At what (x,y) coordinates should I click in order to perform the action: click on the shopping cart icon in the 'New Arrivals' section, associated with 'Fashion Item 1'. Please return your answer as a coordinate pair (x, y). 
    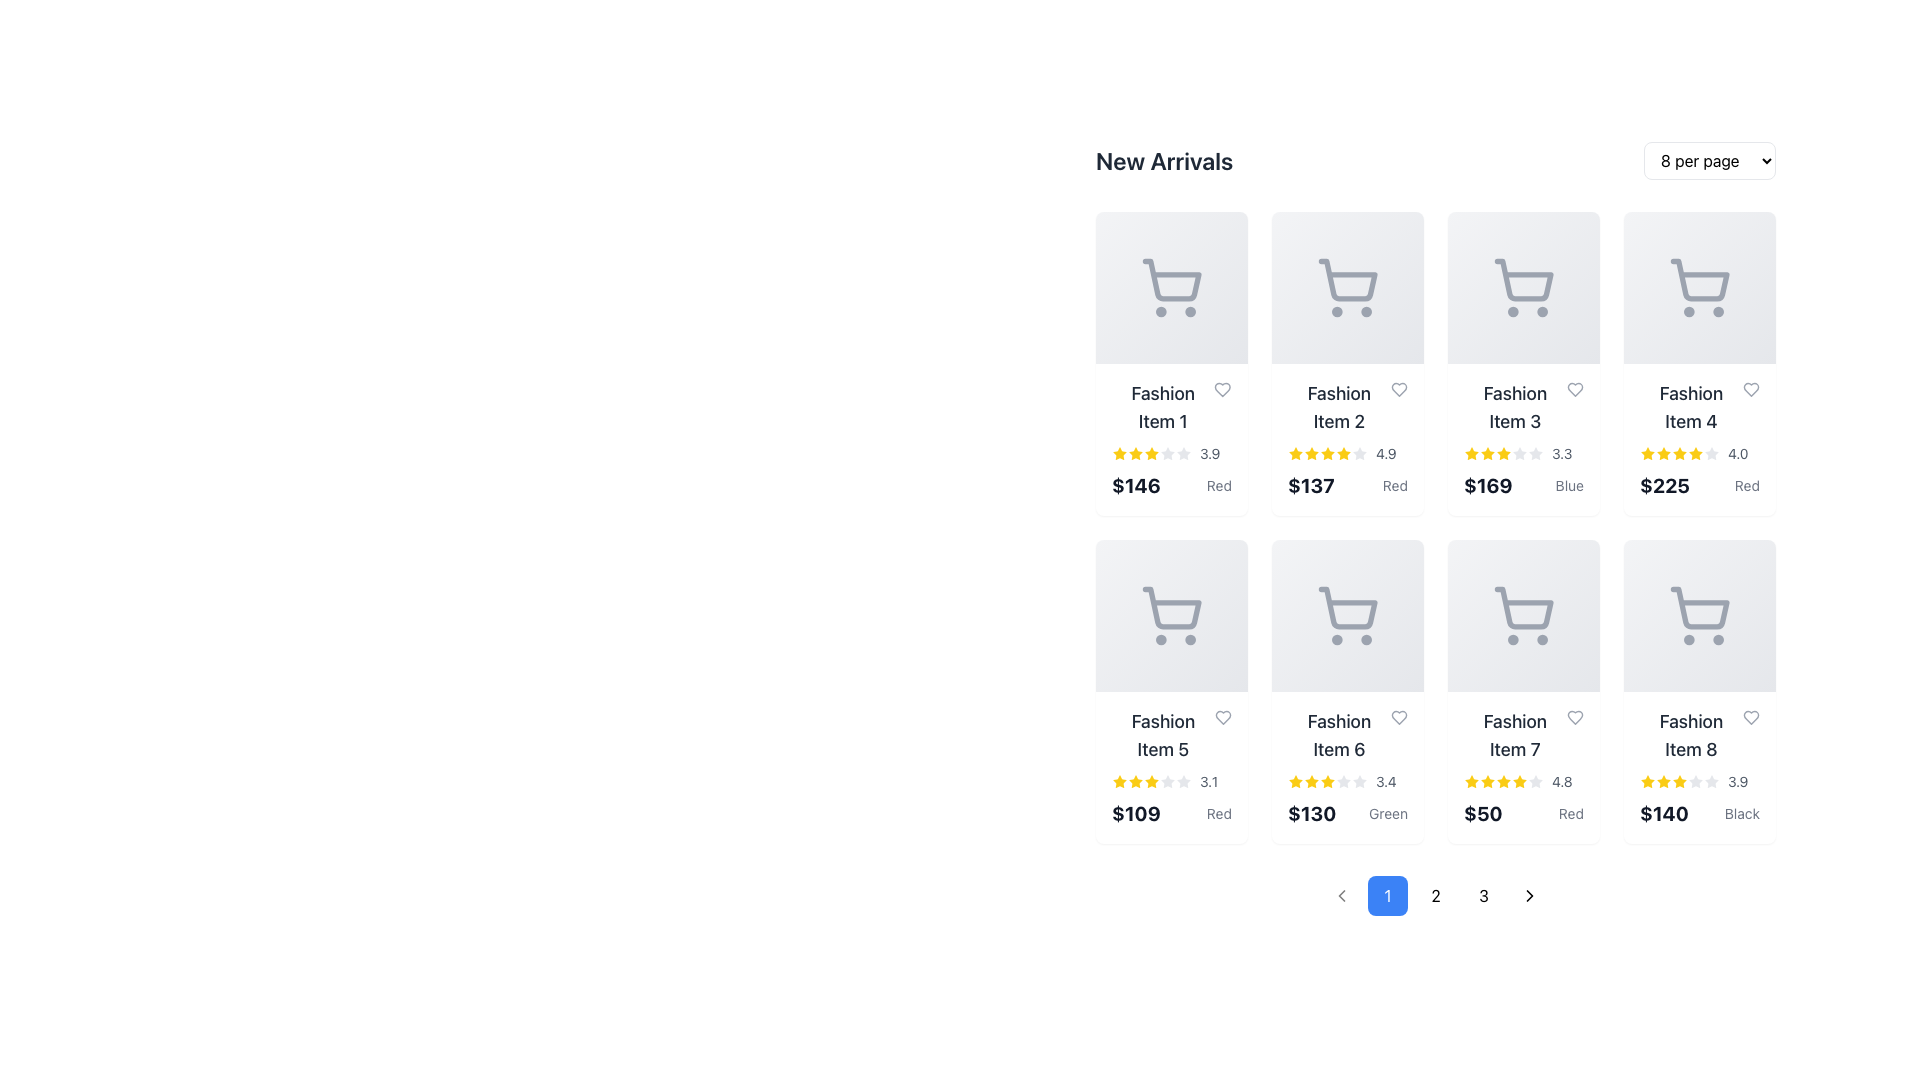
    Looking at the image, I should click on (1172, 280).